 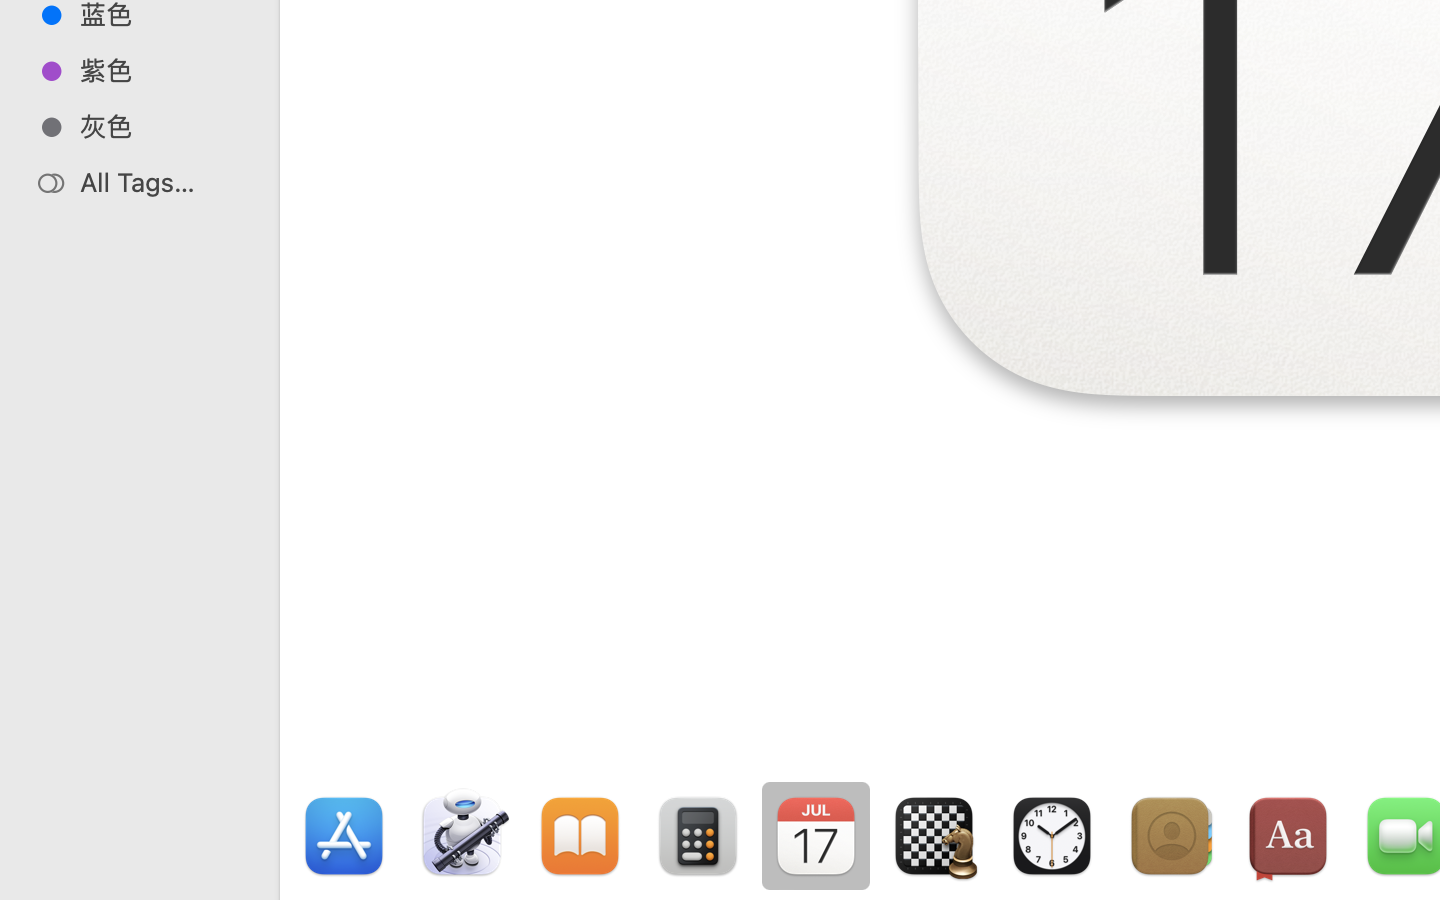 What do you see at coordinates (159, 69) in the screenshot?
I see `'紫色'` at bounding box center [159, 69].